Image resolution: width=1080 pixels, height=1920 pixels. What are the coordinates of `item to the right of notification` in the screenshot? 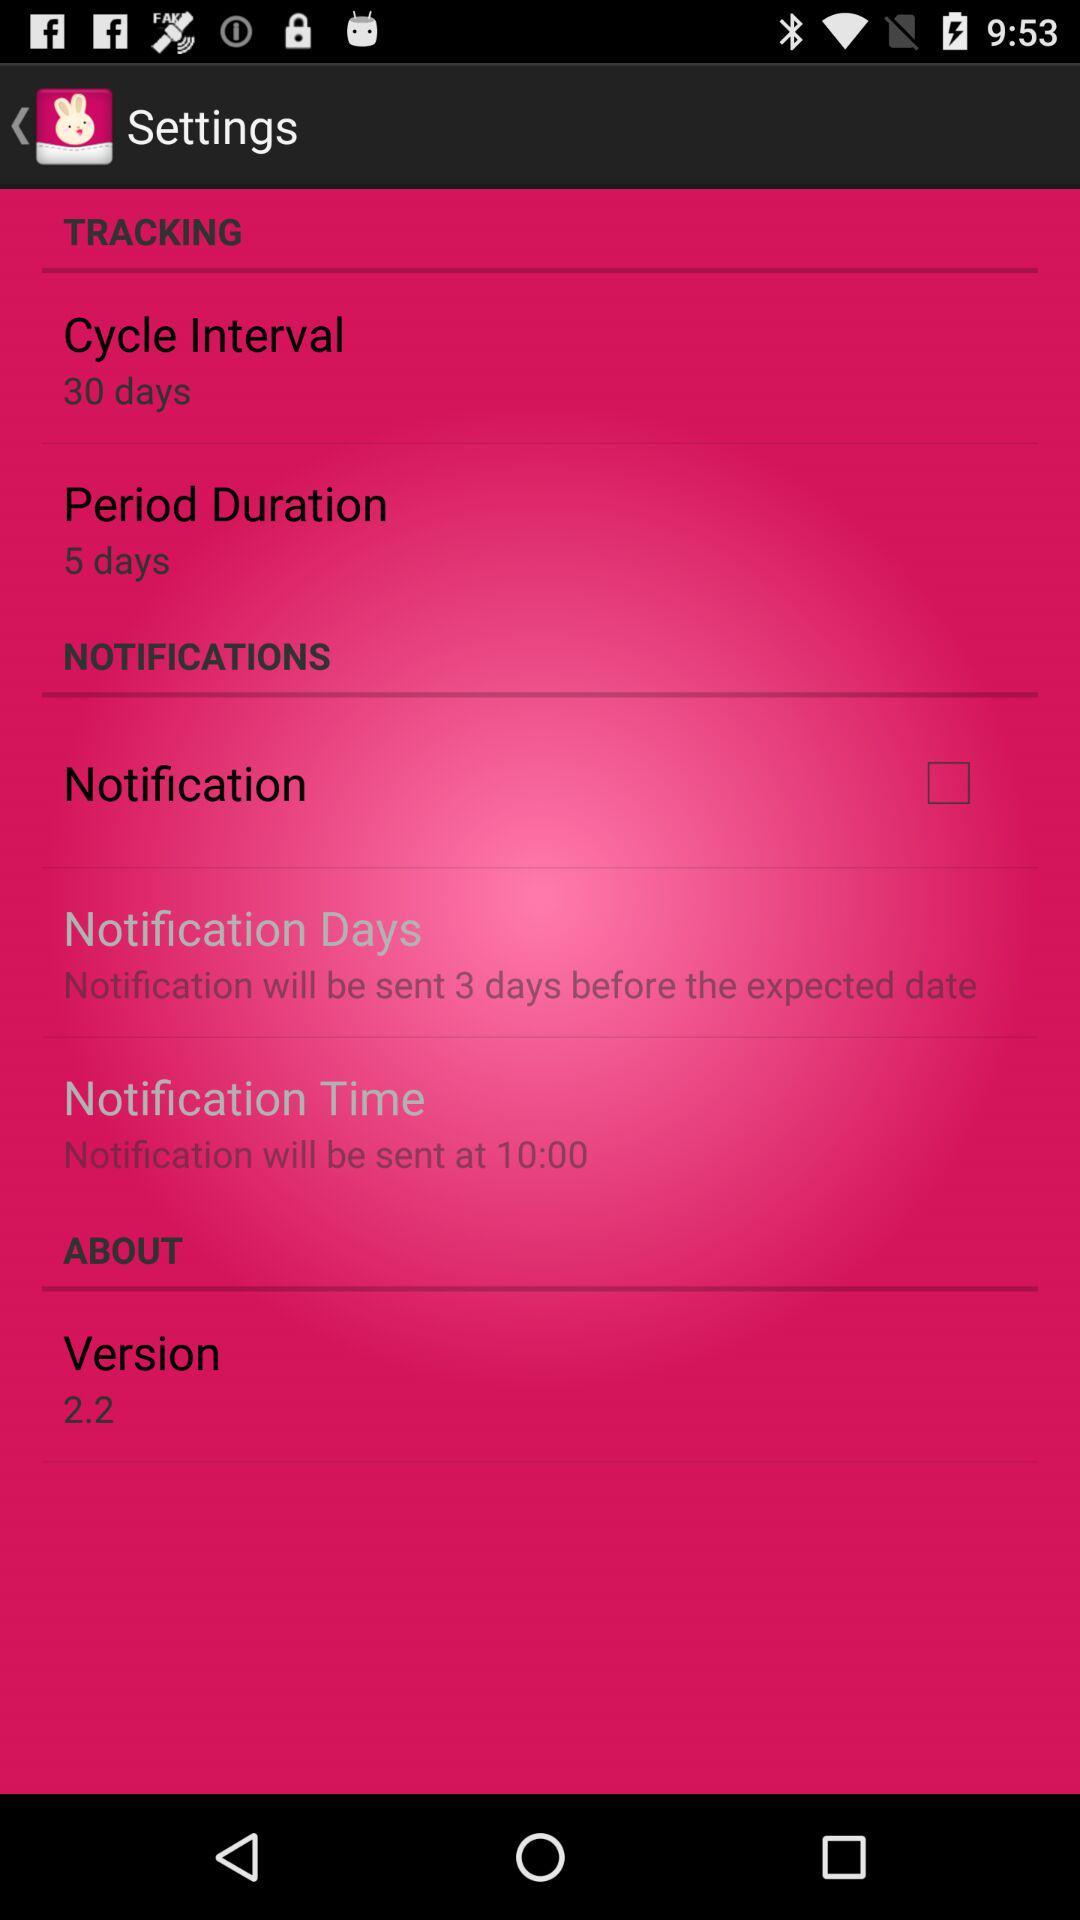 It's located at (947, 781).